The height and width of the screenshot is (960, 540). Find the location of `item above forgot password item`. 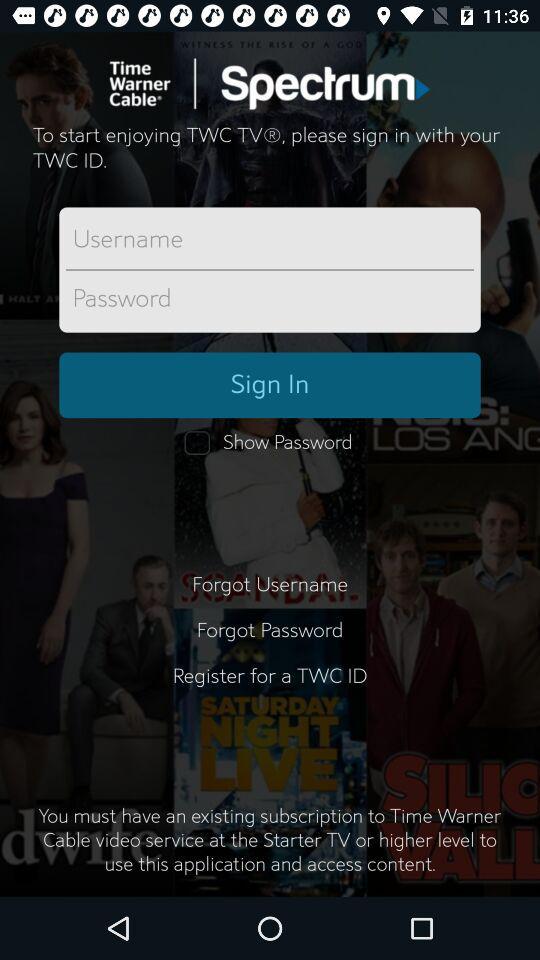

item above forgot password item is located at coordinates (270, 585).